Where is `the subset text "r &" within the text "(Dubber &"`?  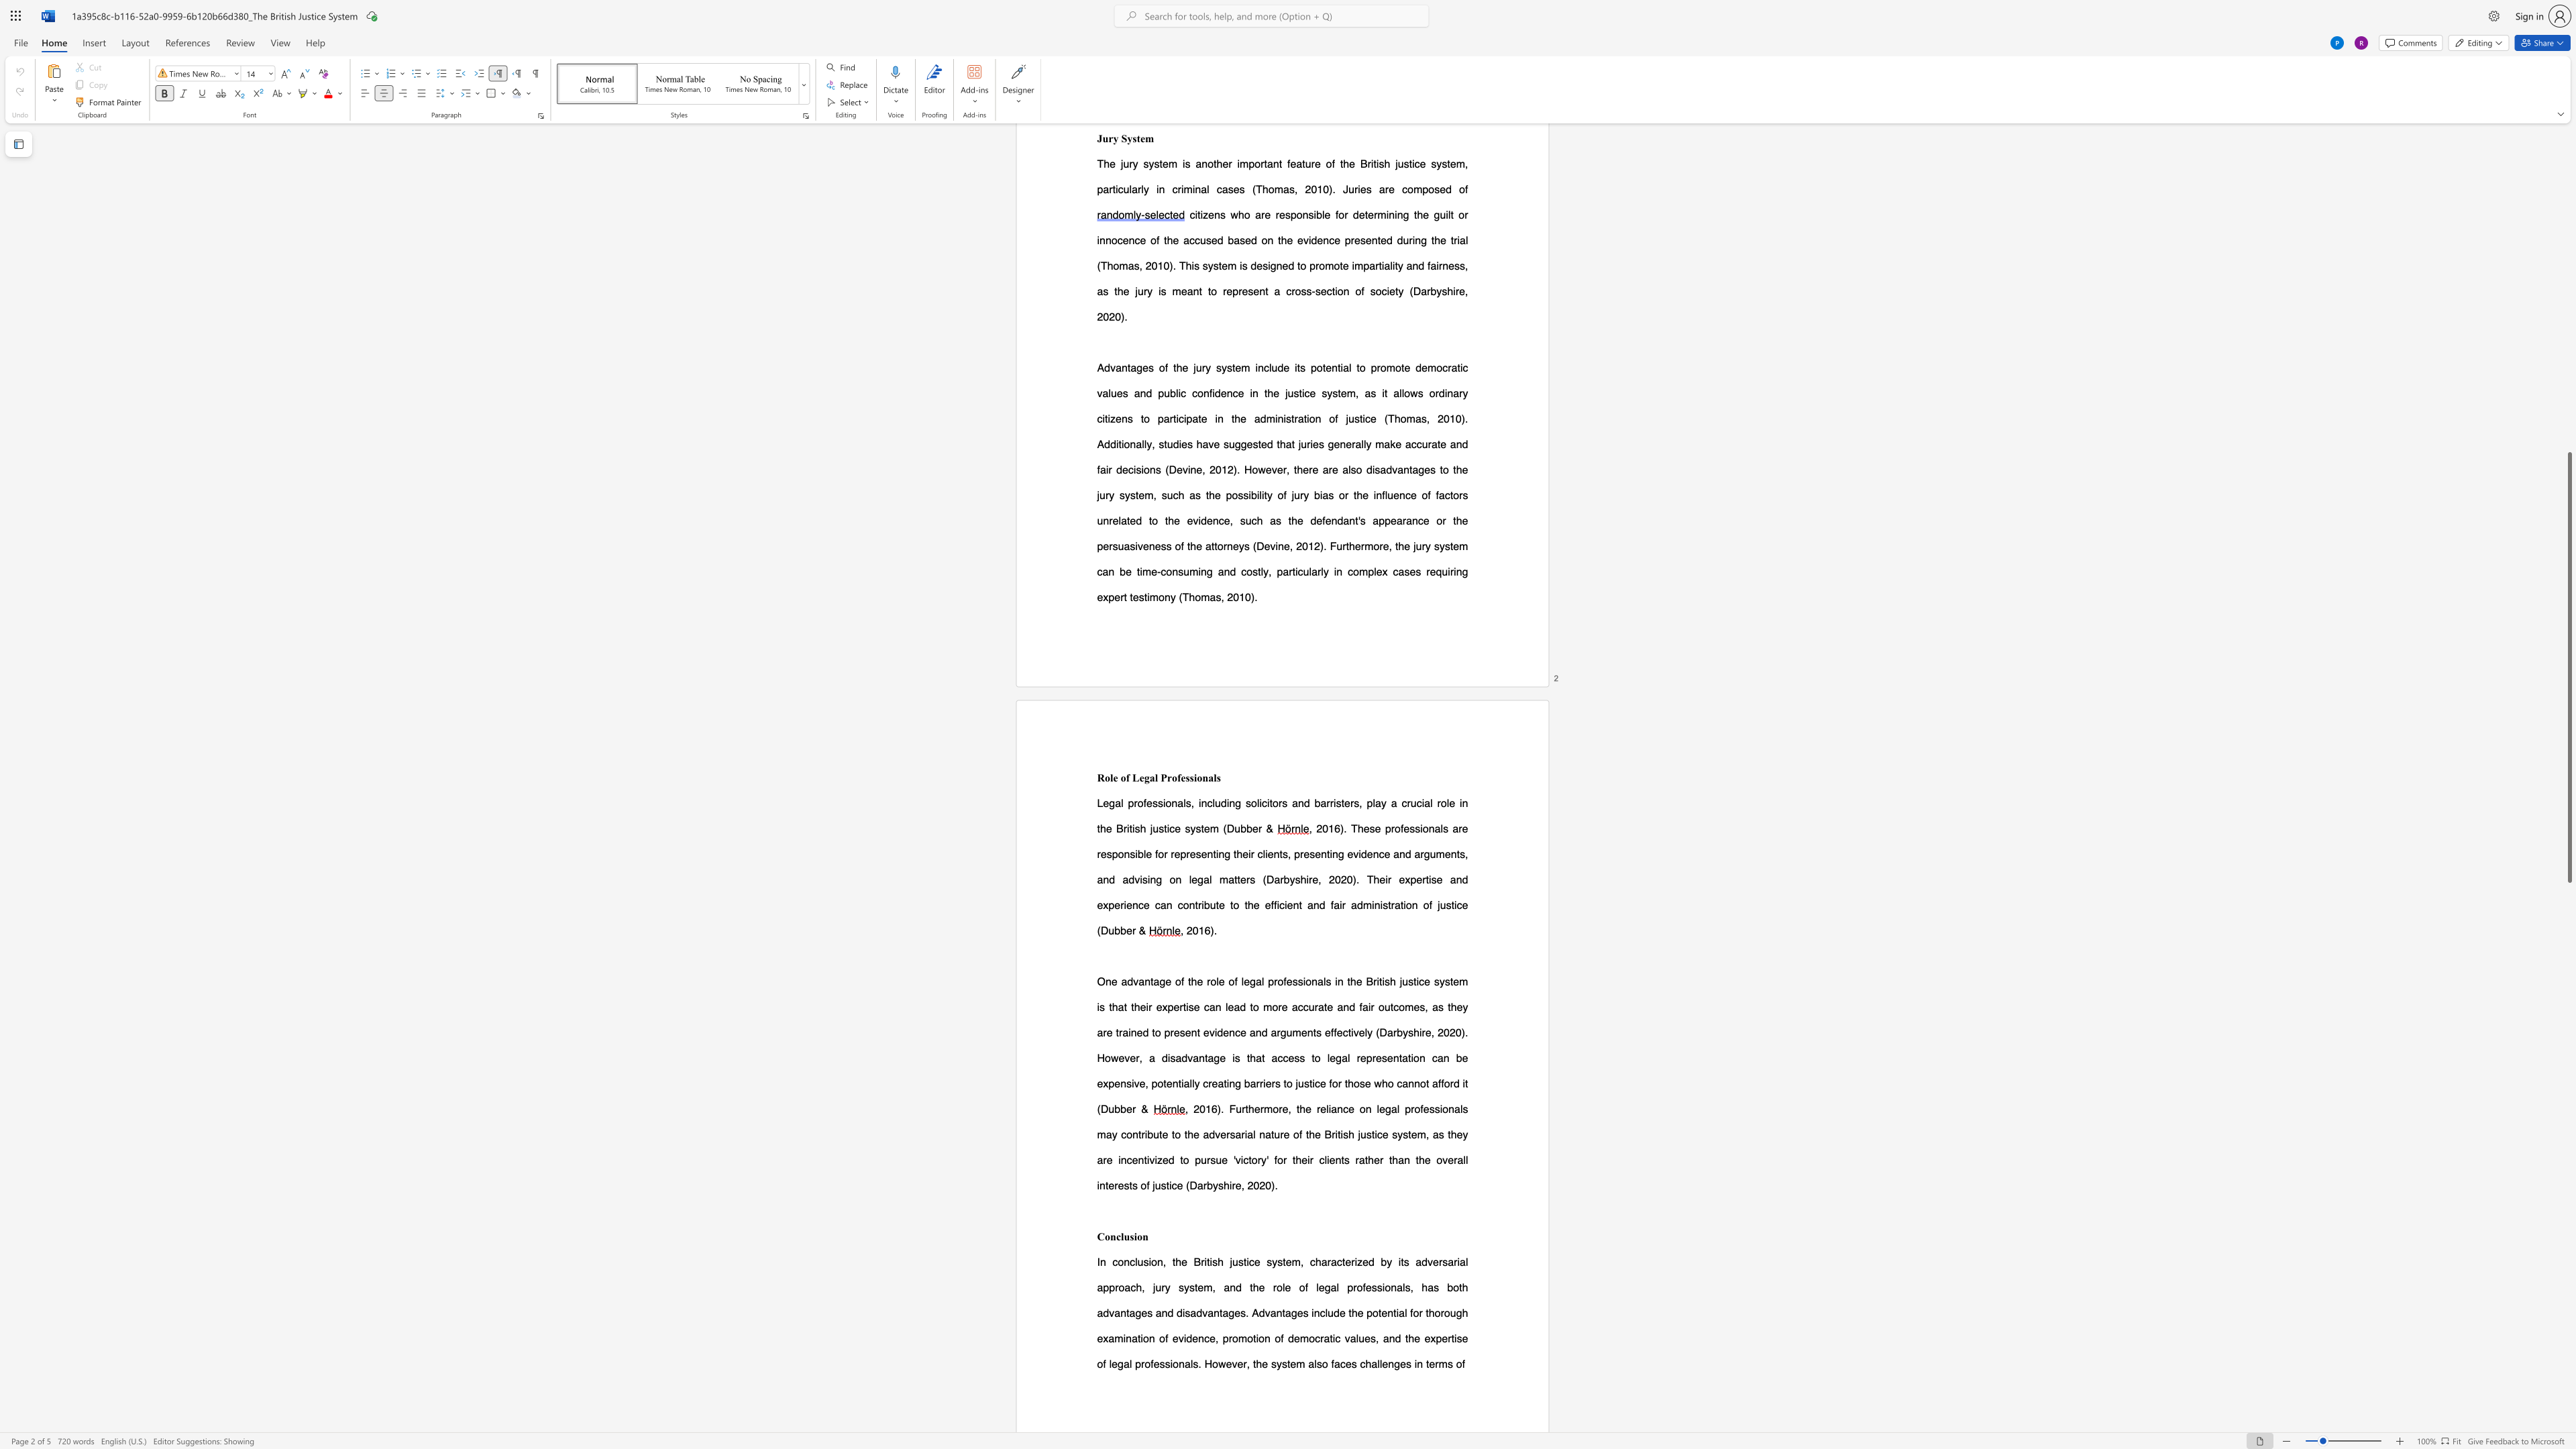 the subset text "r &" within the text "(Dubber &" is located at coordinates (1132, 930).